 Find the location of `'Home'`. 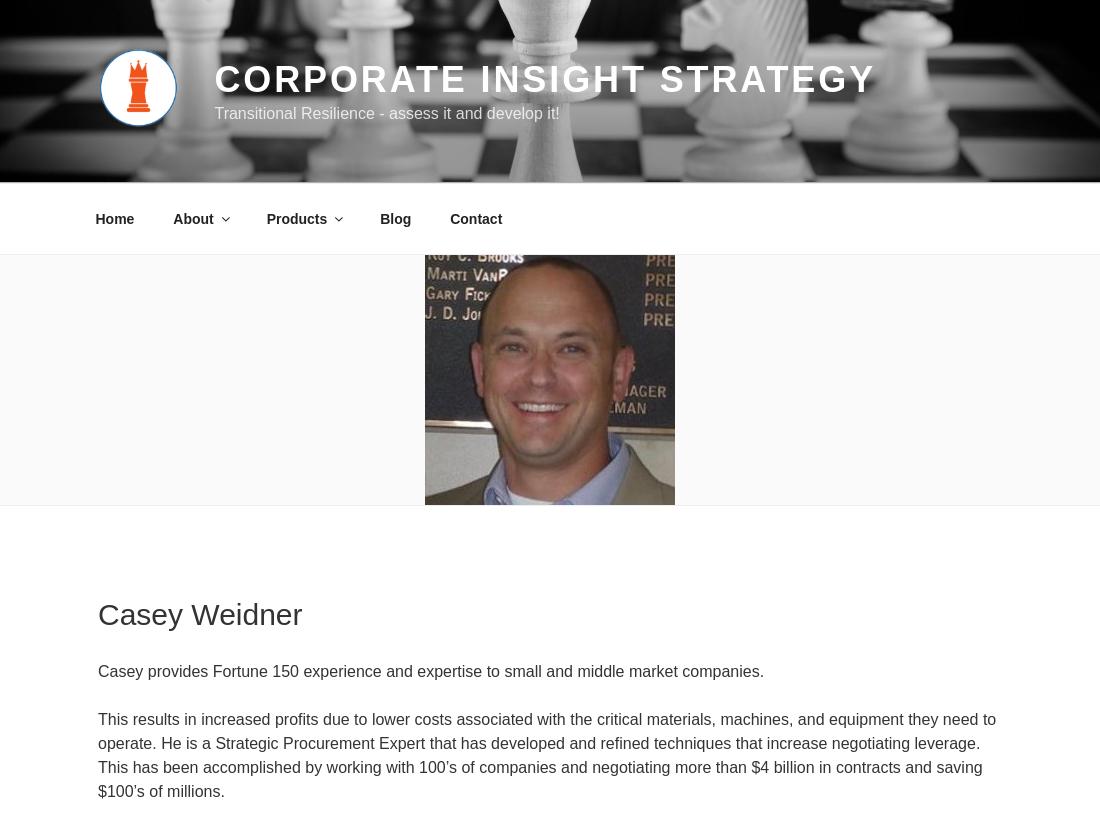

'Home' is located at coordinates (114, 217).